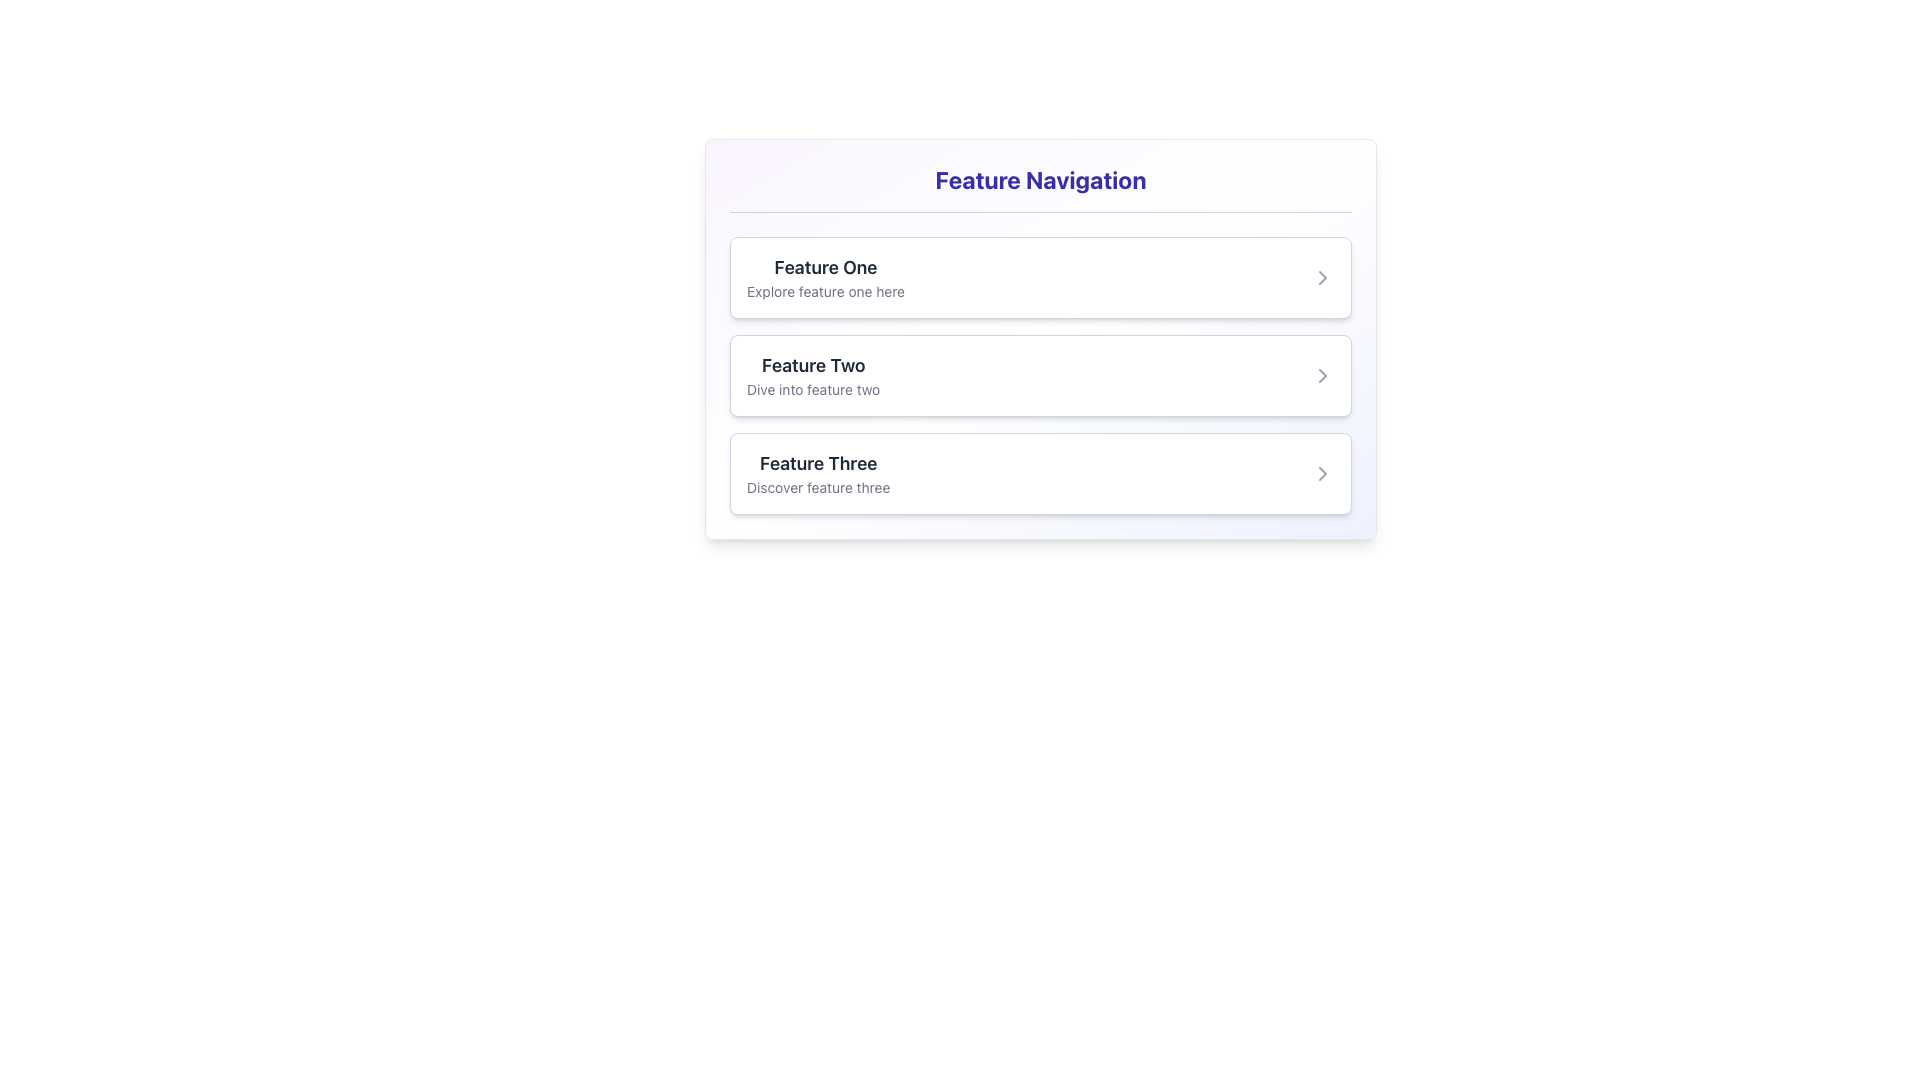  What do you see at coordinates (818, 488) in the screenshot?
I see `the text label reading 'Discover feature three', which is styled in gray and located below the title 'Feature Three' in the third navigational card` at bounding box center [818, 488].